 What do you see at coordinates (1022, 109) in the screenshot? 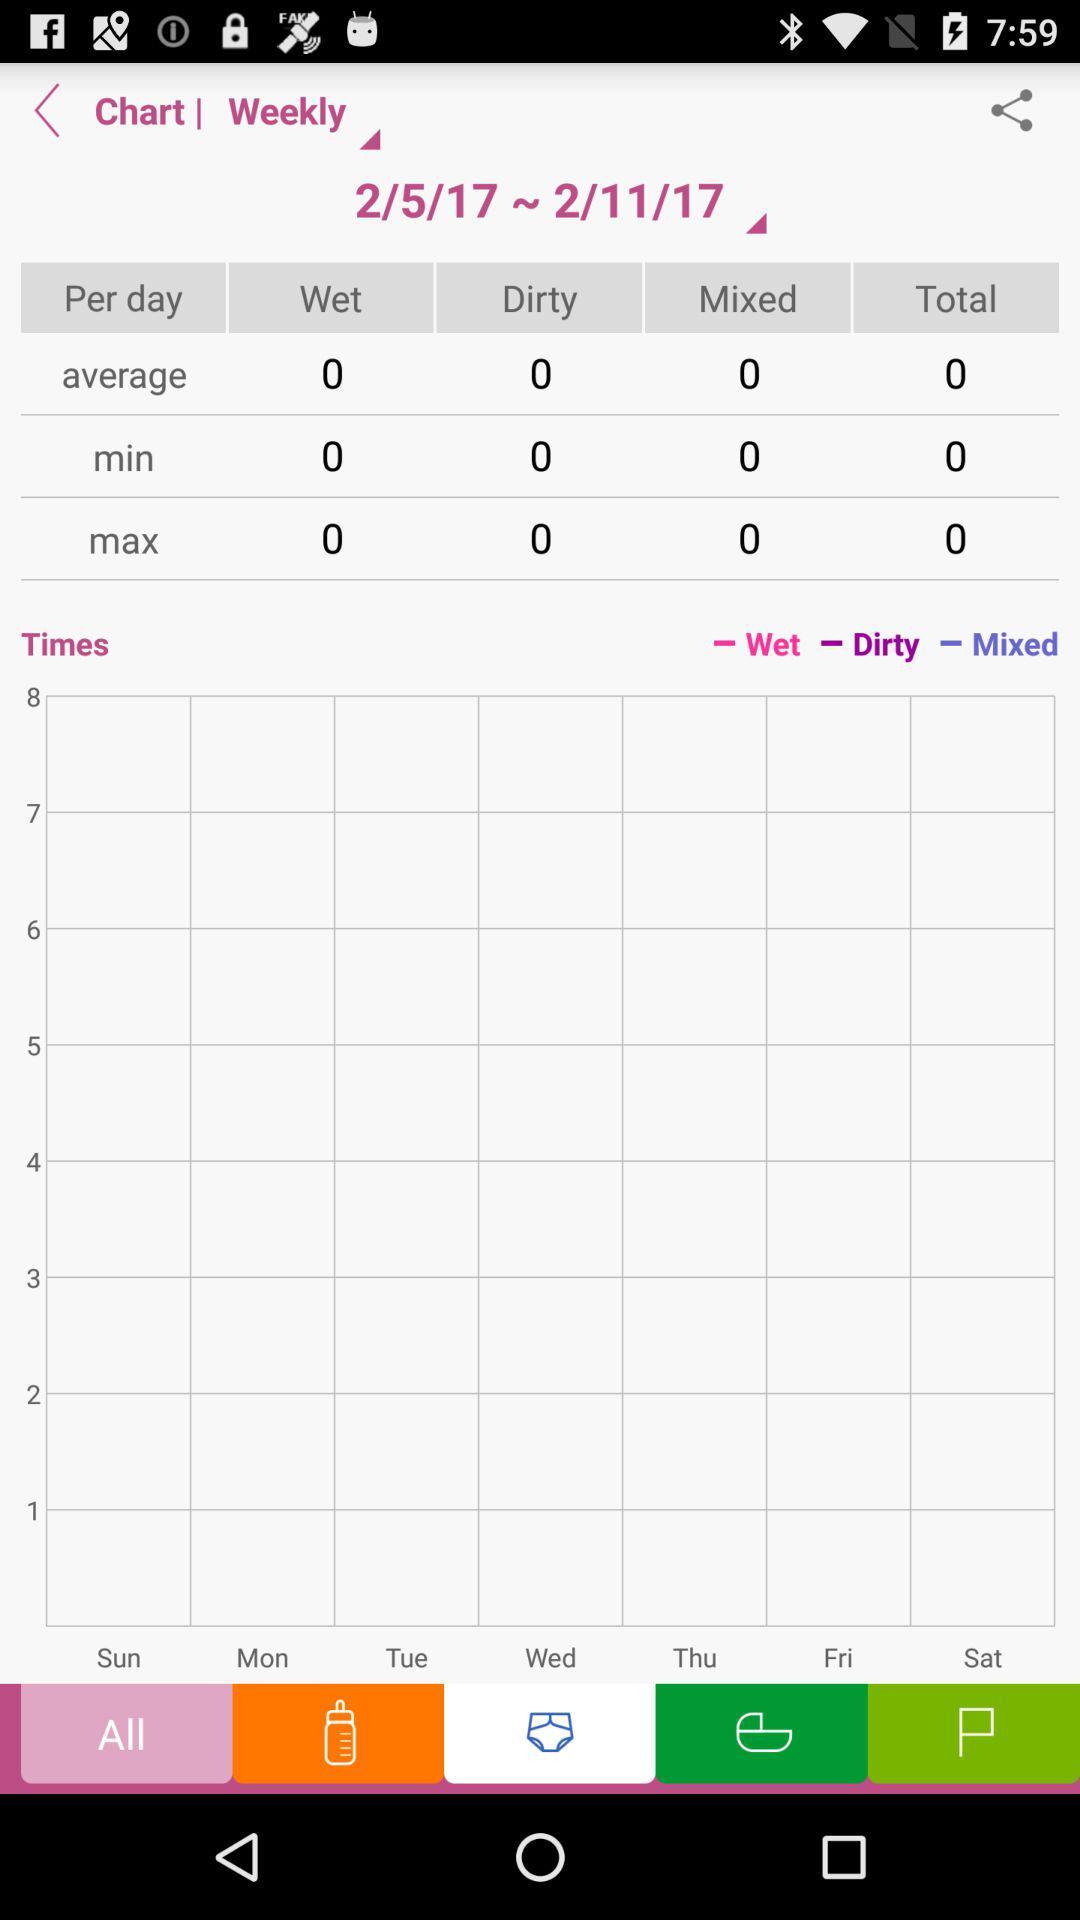
I see `share option` at bounding box center [1022, 109].